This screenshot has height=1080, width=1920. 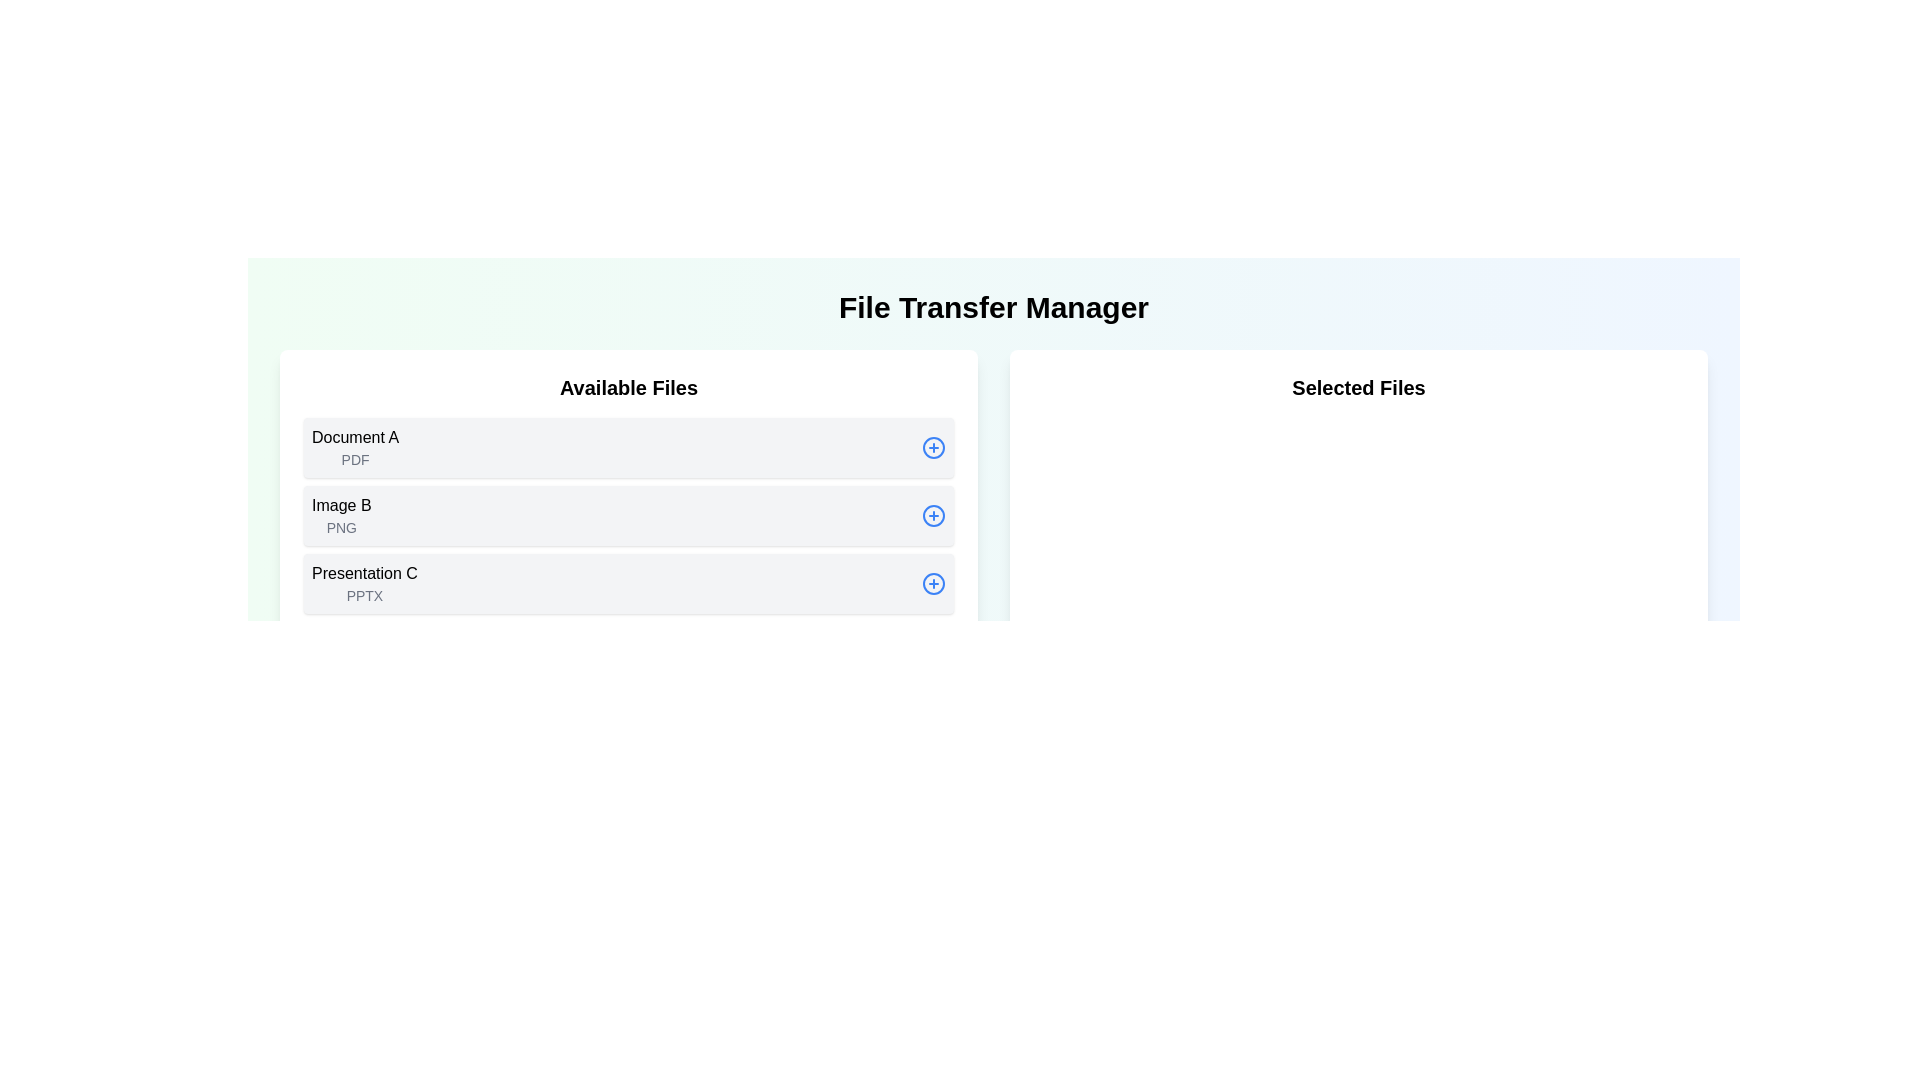 I want to click on the List item representing 'Image B' with a blue circular icon for actions, located in the 'Available Files' panel, so click(x=627, y=515).